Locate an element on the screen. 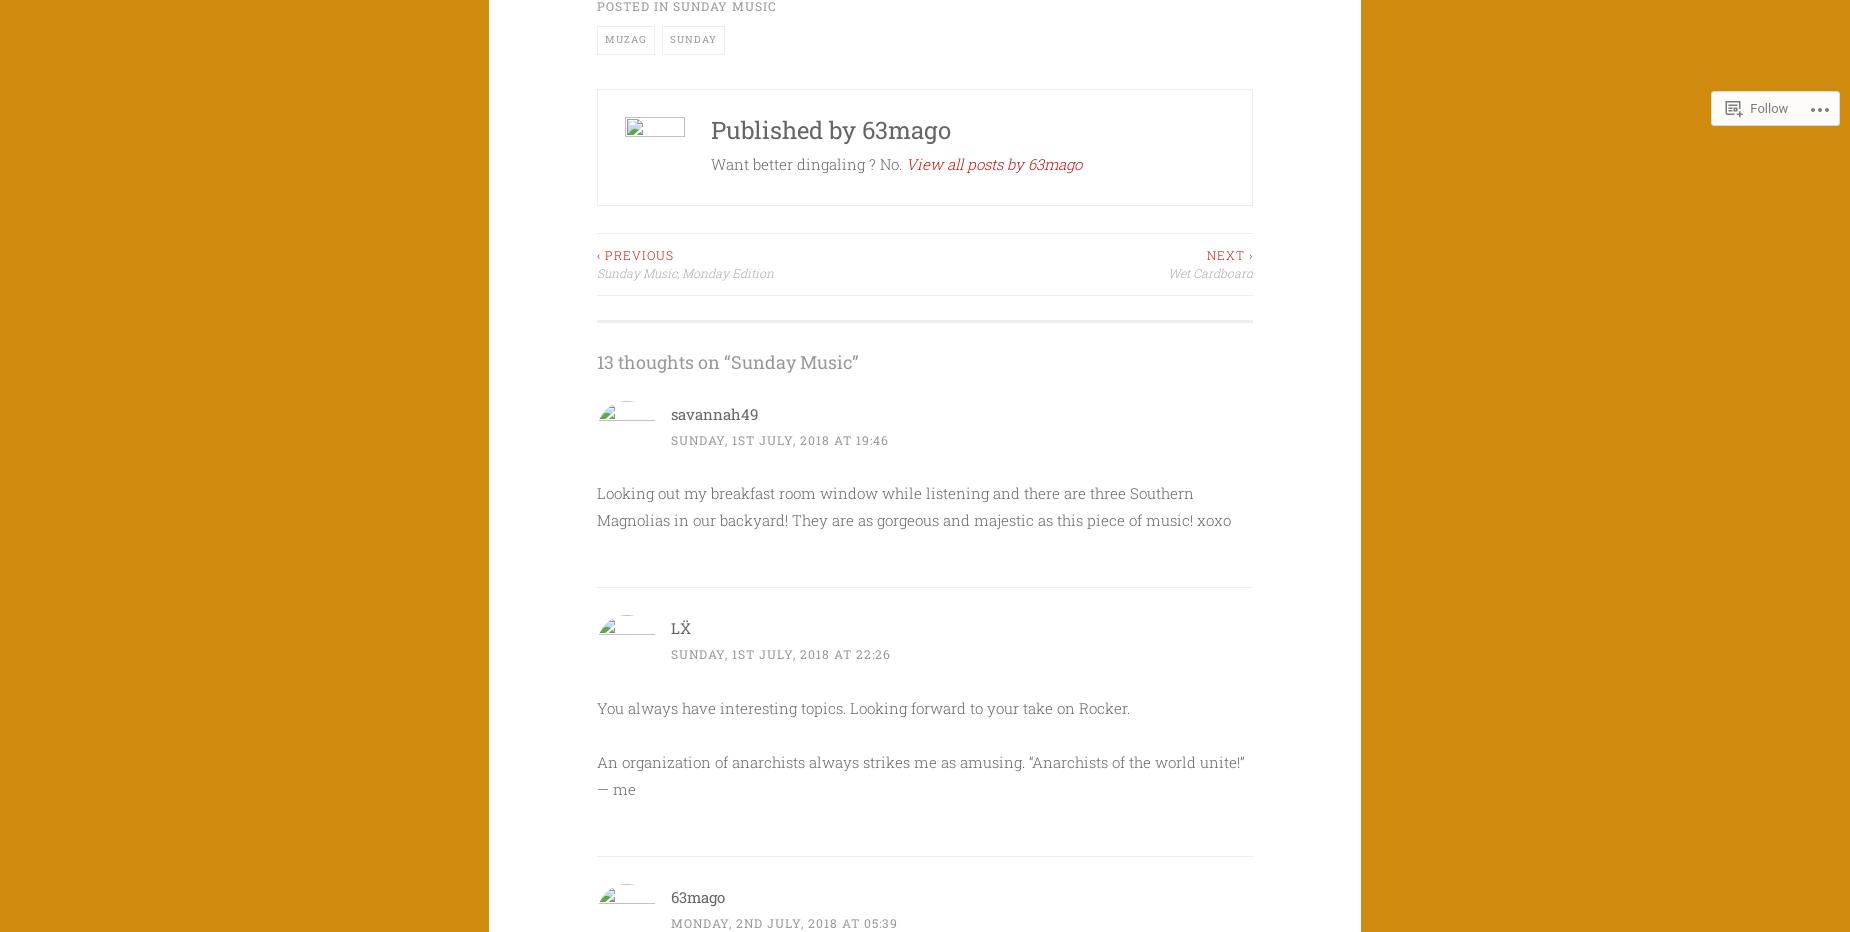 The image size is (1850, 932). 'Want better dingaling ? No.' is located at coordinates (808, 162).